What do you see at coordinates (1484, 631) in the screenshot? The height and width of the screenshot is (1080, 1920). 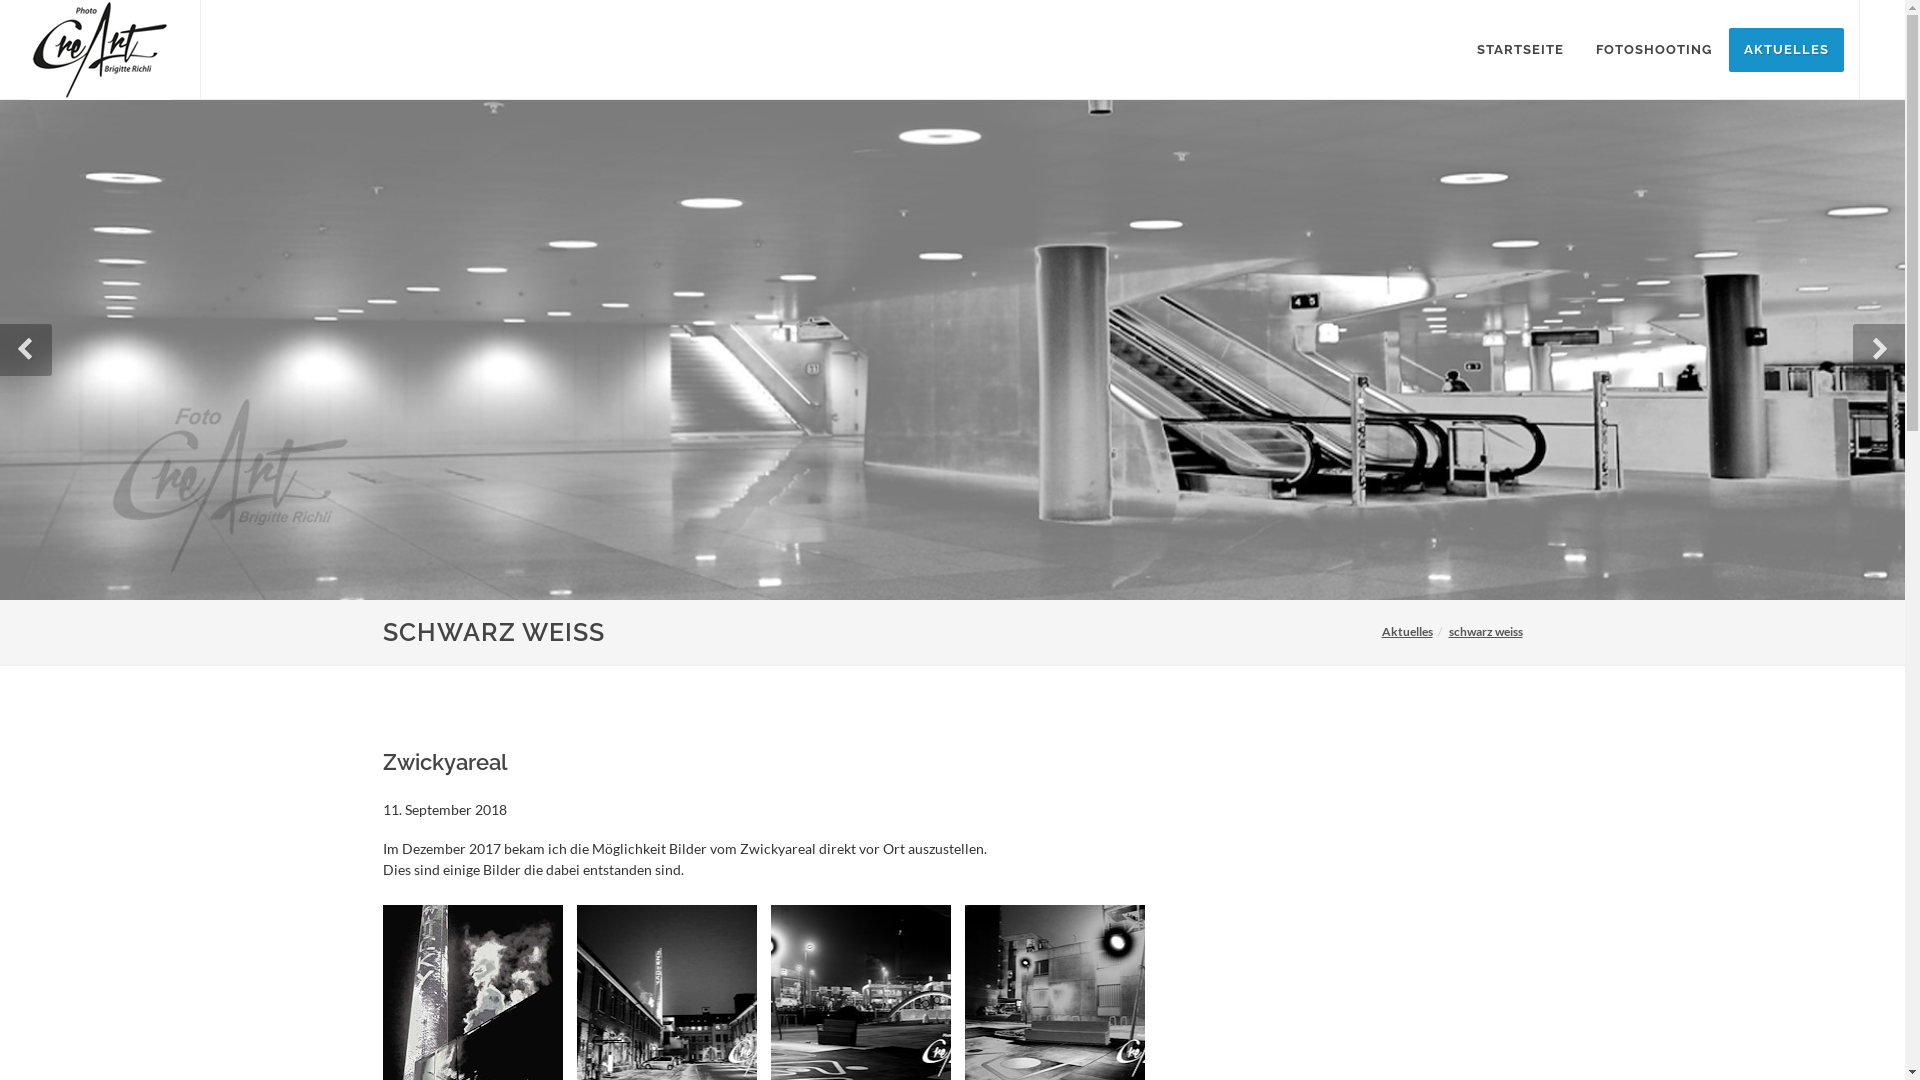 I see `'schwarz weiss'` at bounding box center [1484, 631].